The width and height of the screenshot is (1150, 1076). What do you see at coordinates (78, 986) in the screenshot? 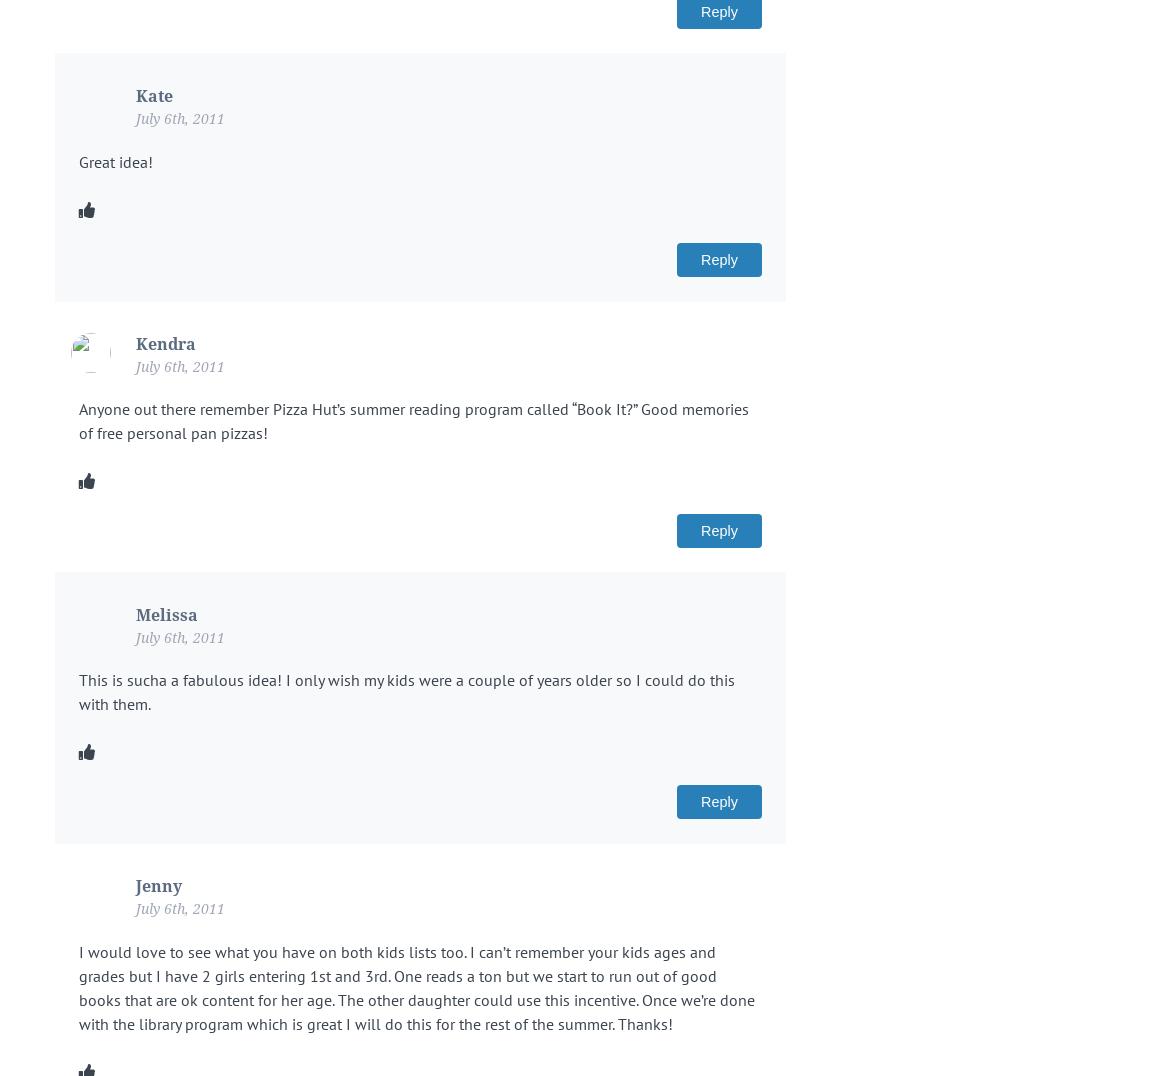
I see `'I would love to see what you have on both kids lists too. I can’t remember your kids ages and grades but I have 2 girls entering 1st and 3rd. One reads a ton but we start to run out of good books that are ok content for her age. The other daughter could use this incentive. Once we’re done with the library program which is great I will do this for the rest of the summer. Thanks!'` at bounding box center [78, 986].